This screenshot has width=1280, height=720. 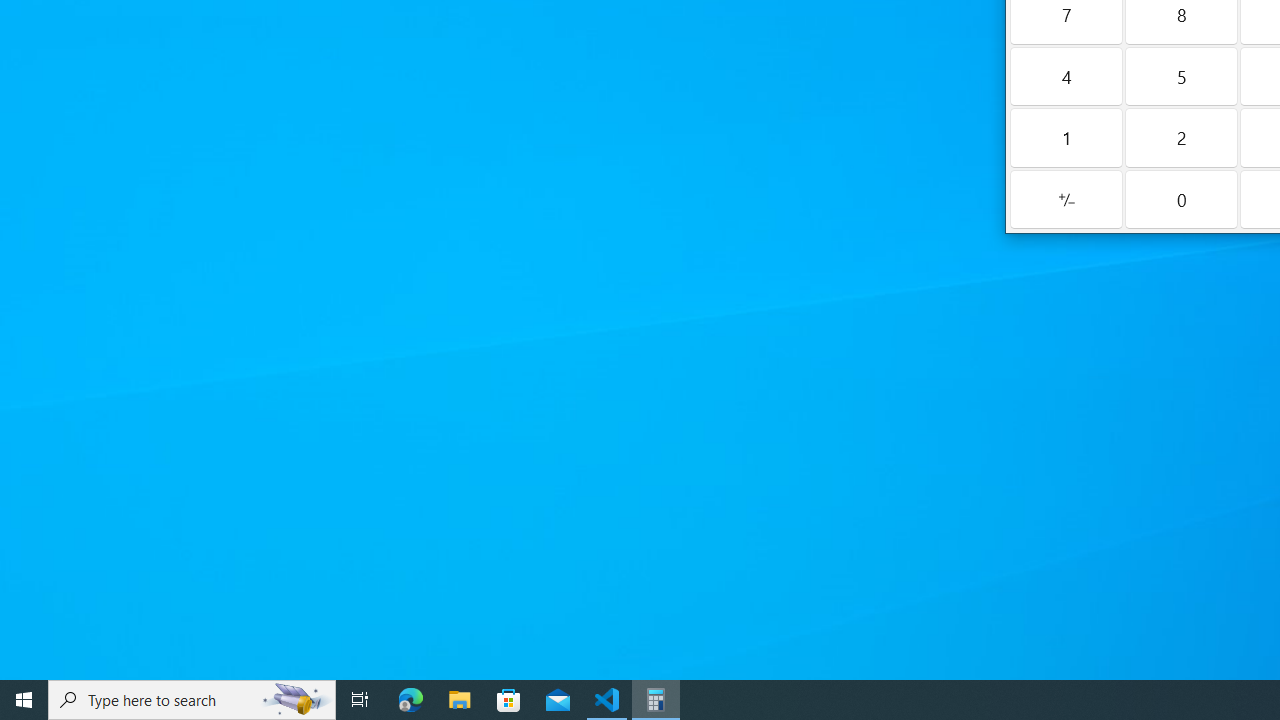 I want to click on 'Type here to search', so click(x=192, y=698).